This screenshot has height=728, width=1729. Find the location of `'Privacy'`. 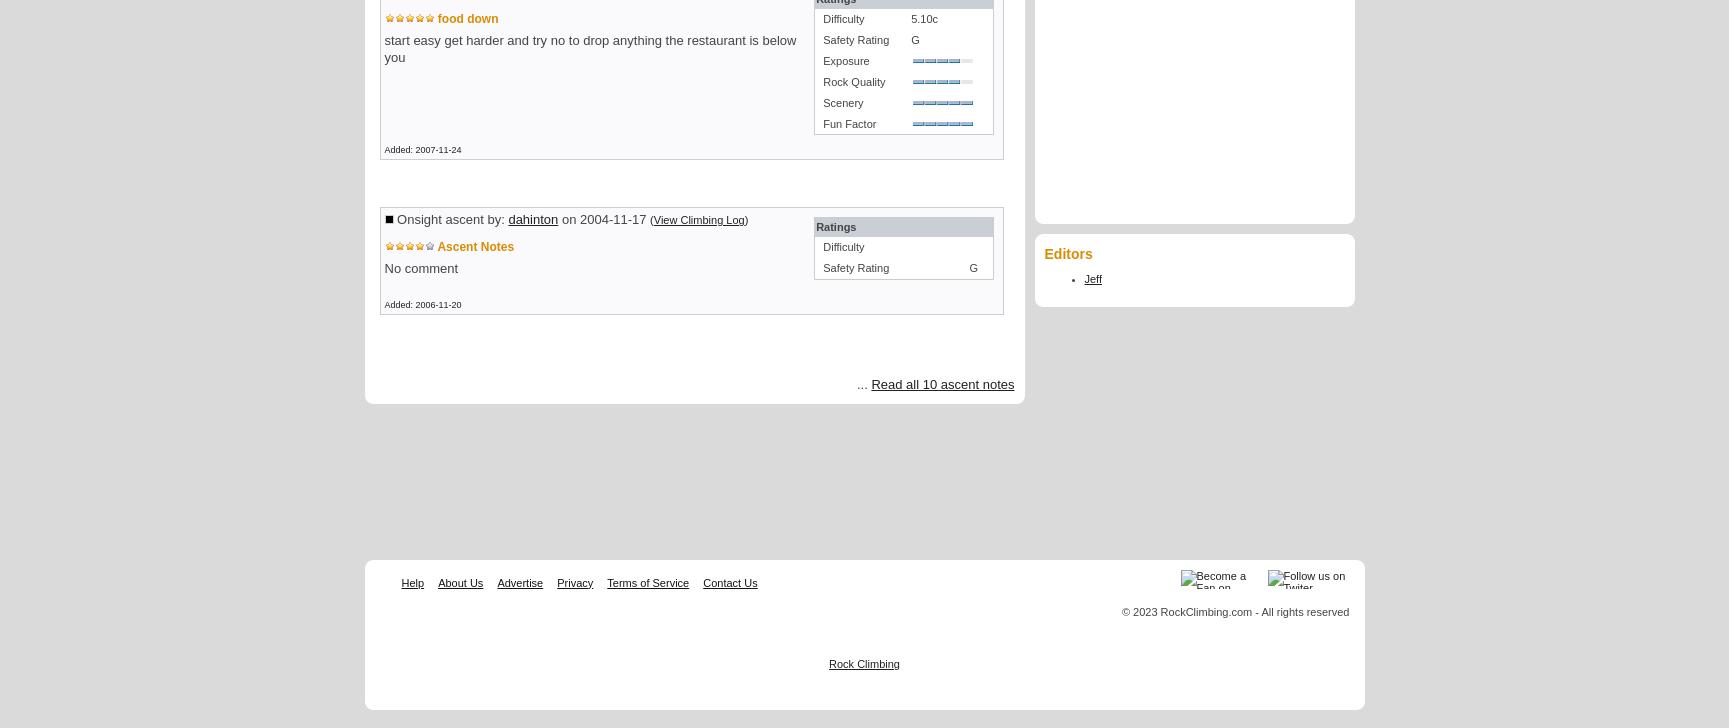

'Privacy' is located at coordinates (575, 582).